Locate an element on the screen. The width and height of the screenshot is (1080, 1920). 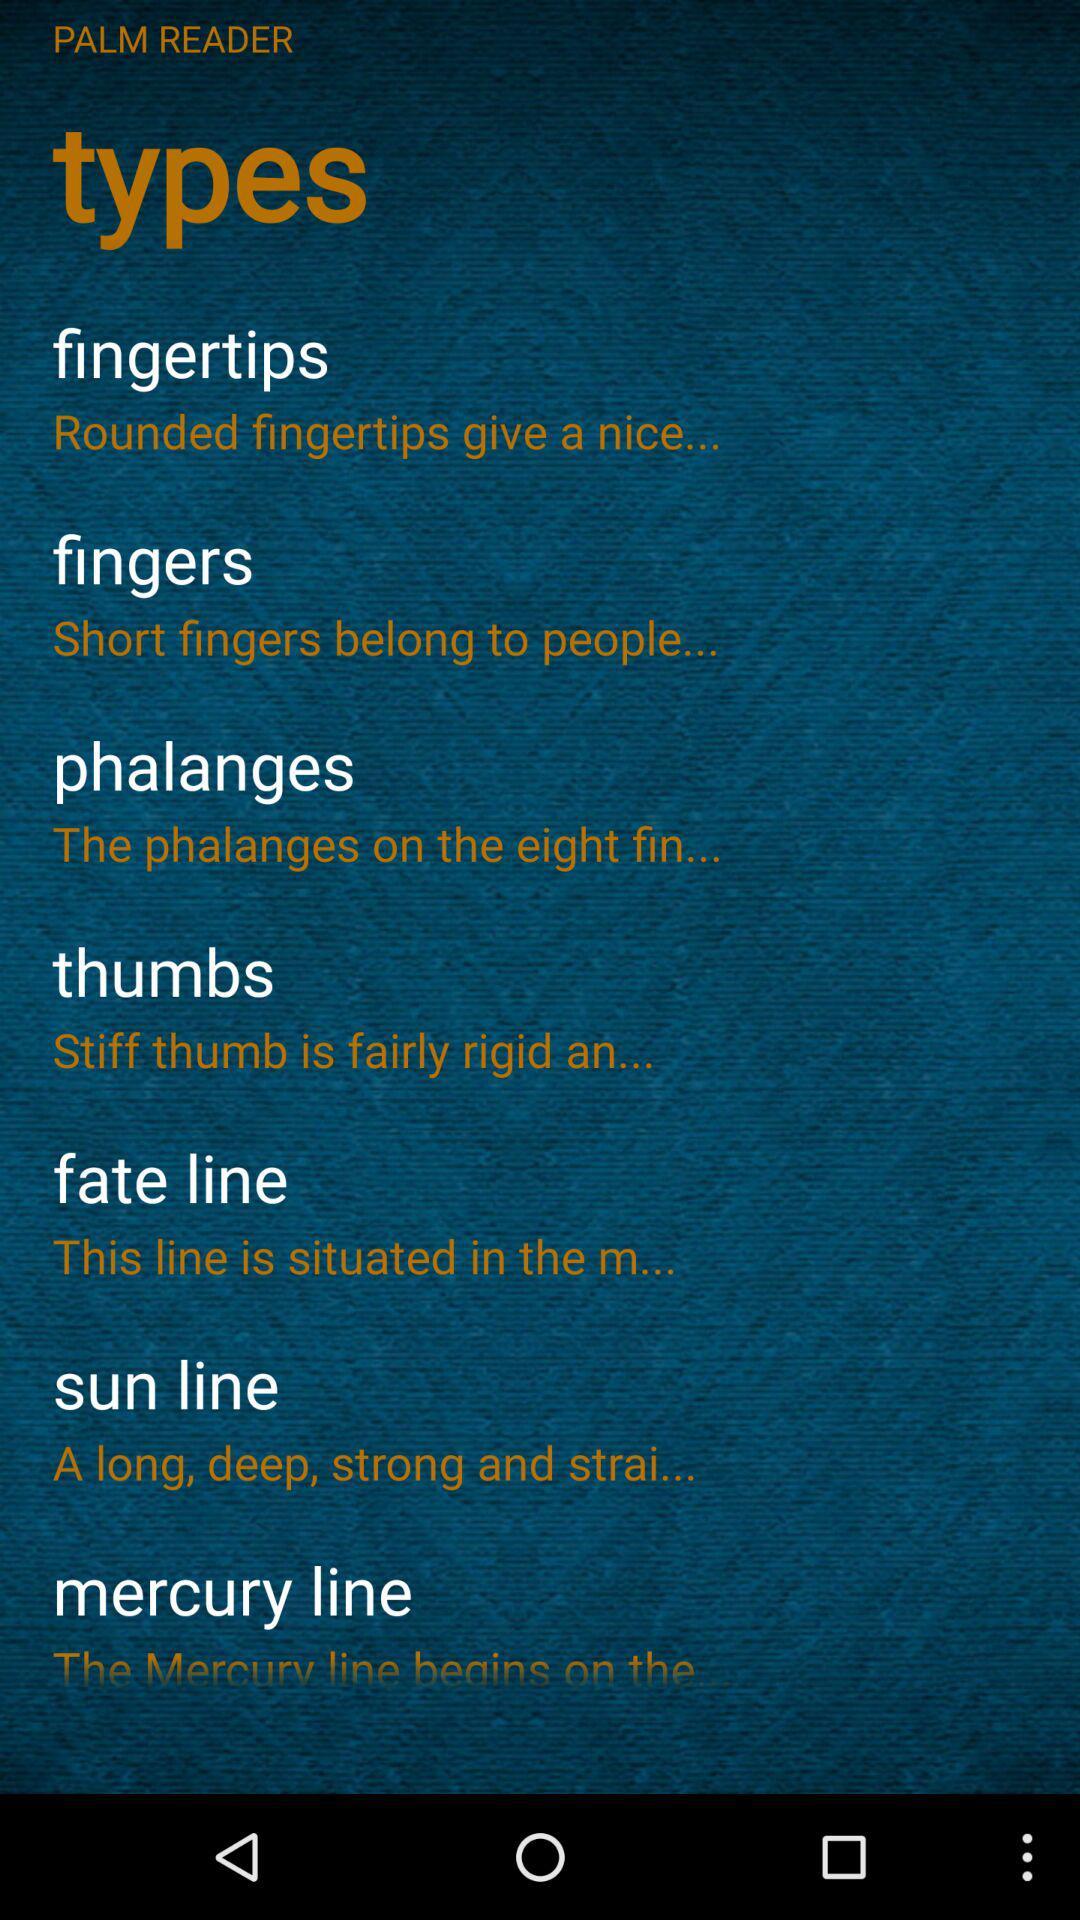
the app above the stiff thumb is item is located at coordinates (540, 972).